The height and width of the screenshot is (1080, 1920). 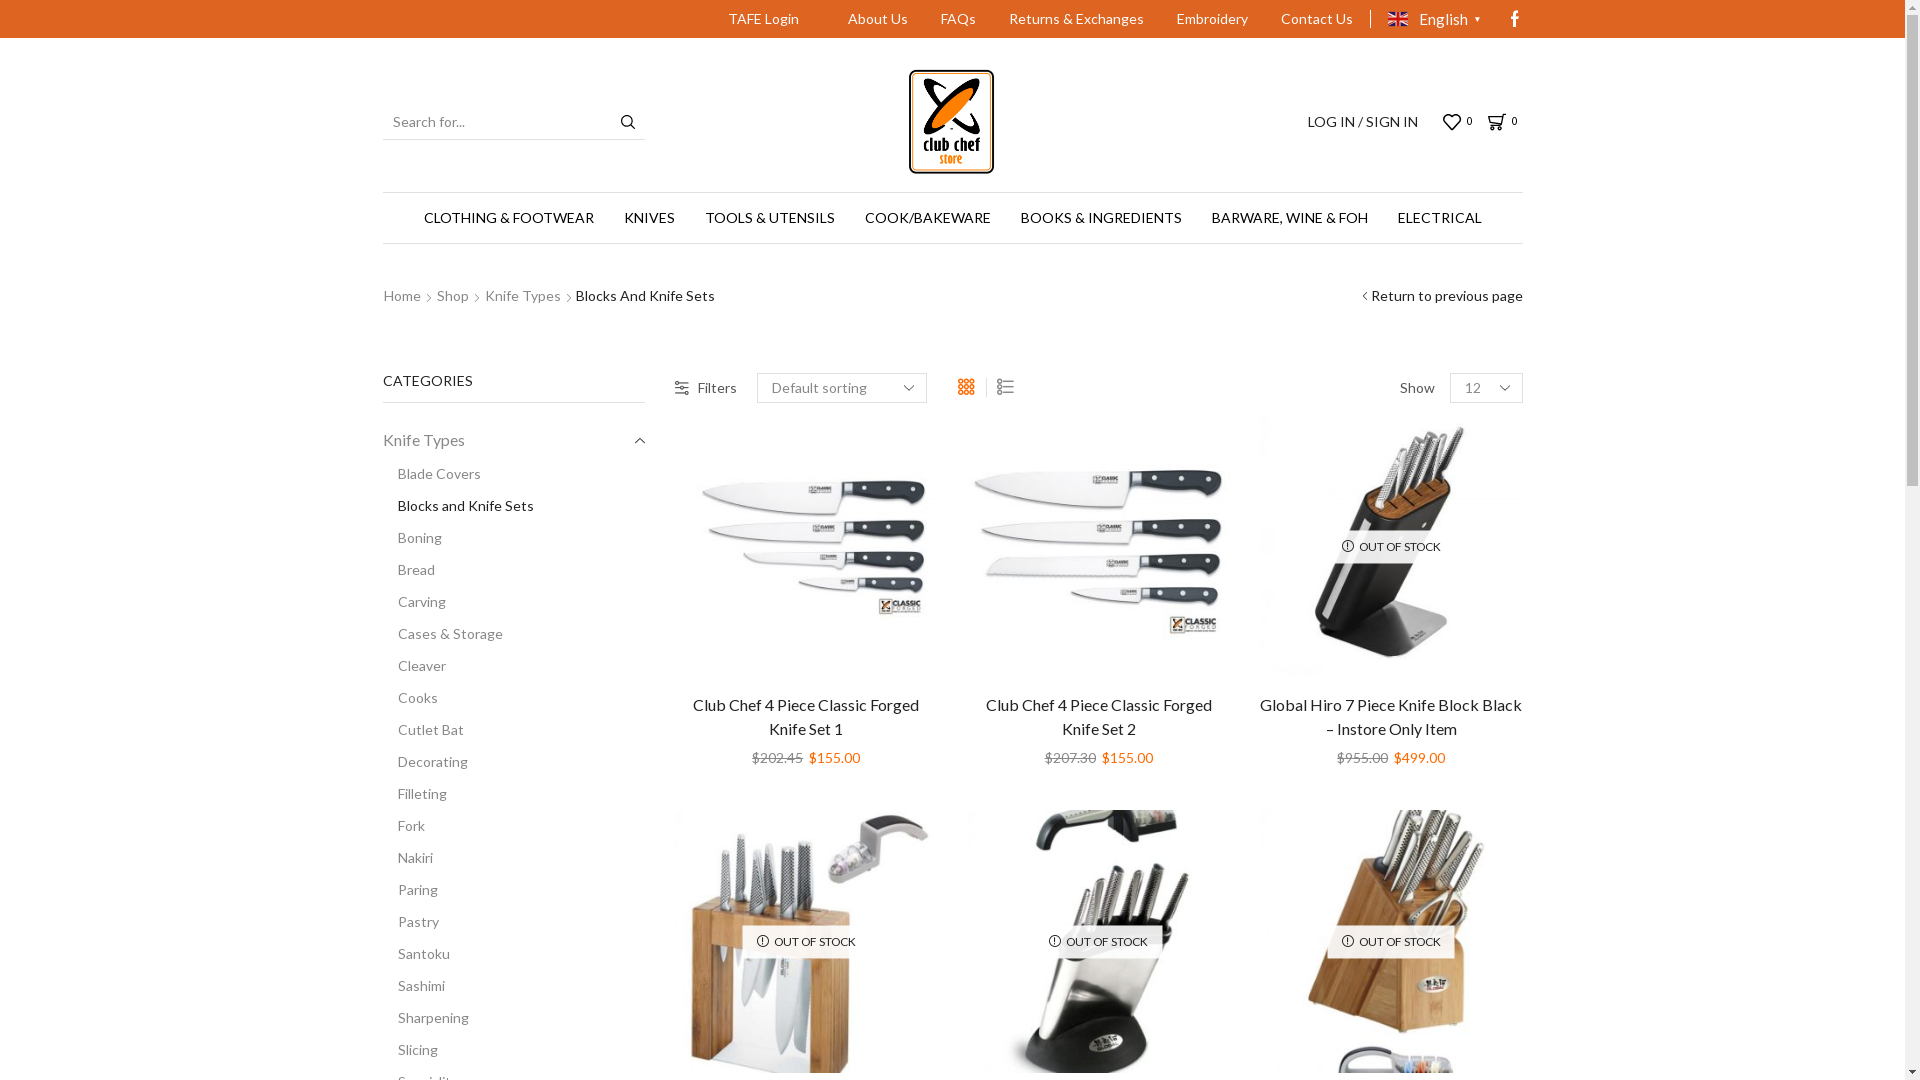 What do you see at coordinates (1443, 122) in the screenshot?
I see `'0'` at bounding box center [1443, 122].